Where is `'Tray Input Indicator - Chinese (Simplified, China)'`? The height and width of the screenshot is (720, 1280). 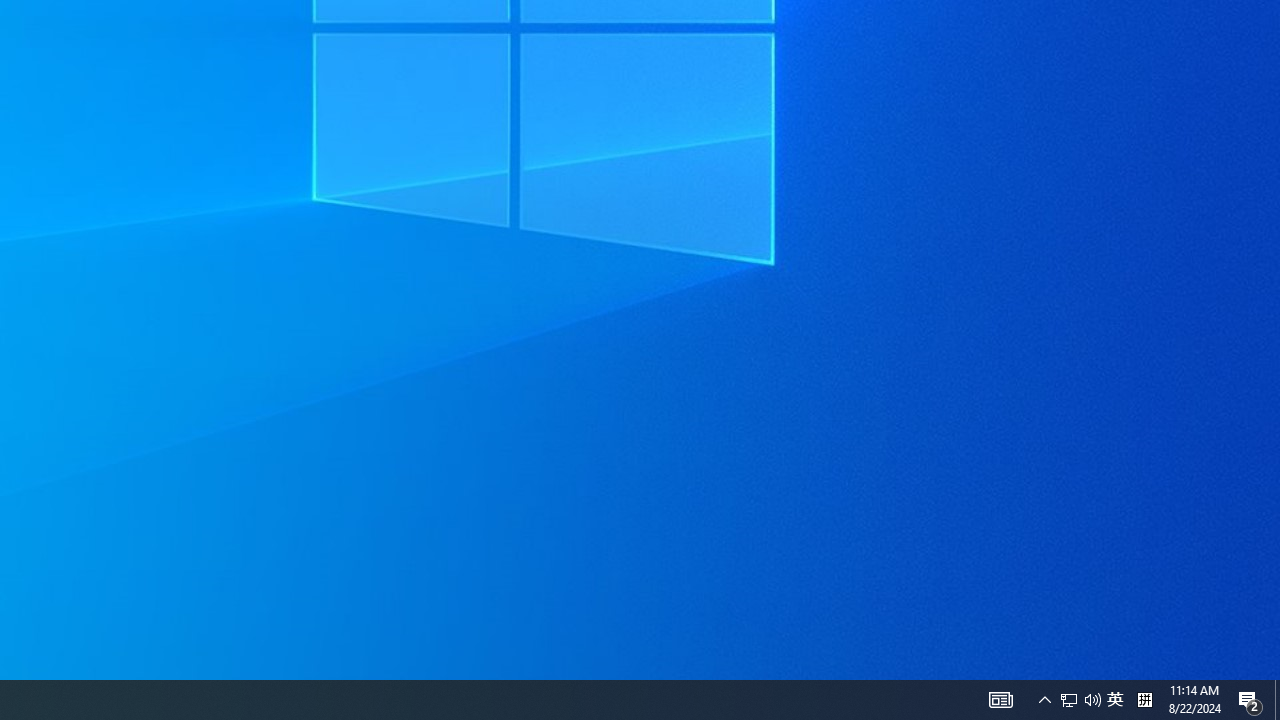 'Tray Input Indicator - Chinese (Simplified, China)' is located at coordinates (1144, 698).